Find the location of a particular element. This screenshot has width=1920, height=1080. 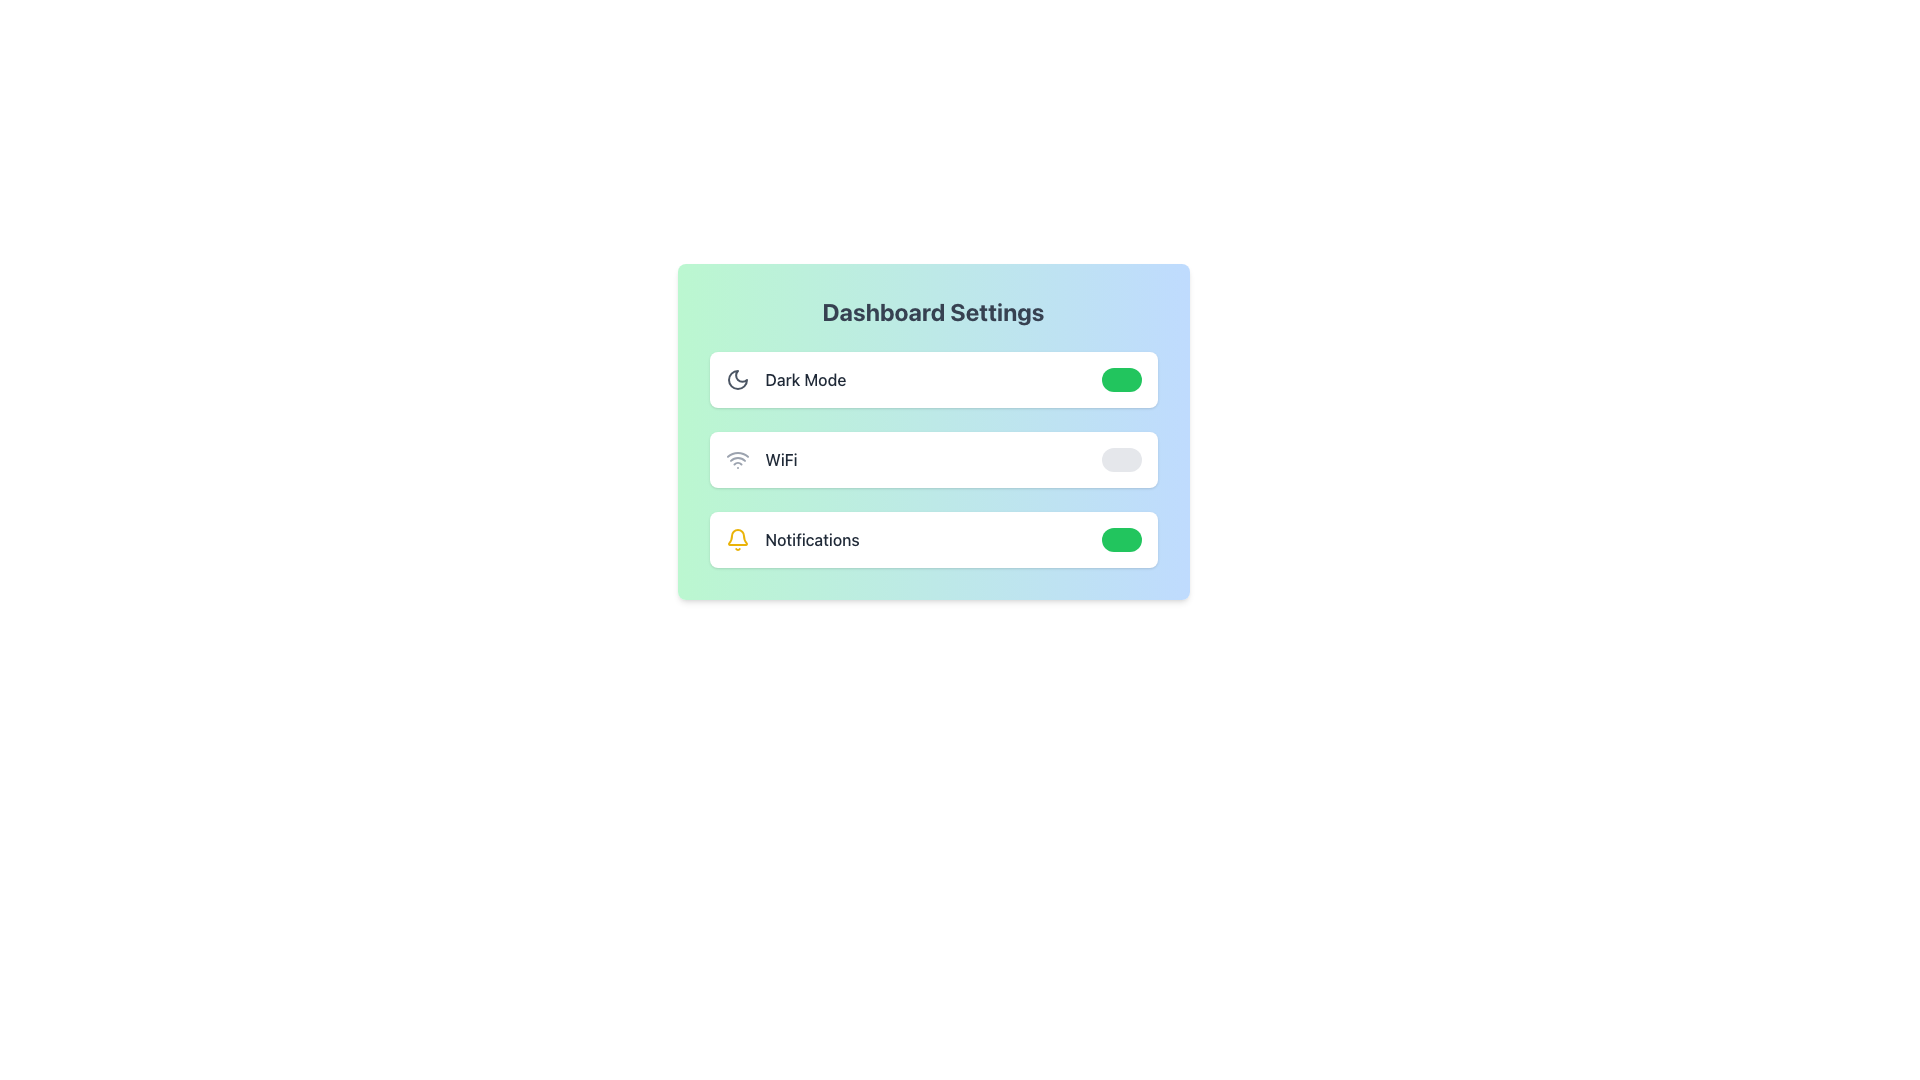

the WiFi icon located in the second row of the layout, adjacent to the 'WiFi' text label is located at coordinates (736, 459).